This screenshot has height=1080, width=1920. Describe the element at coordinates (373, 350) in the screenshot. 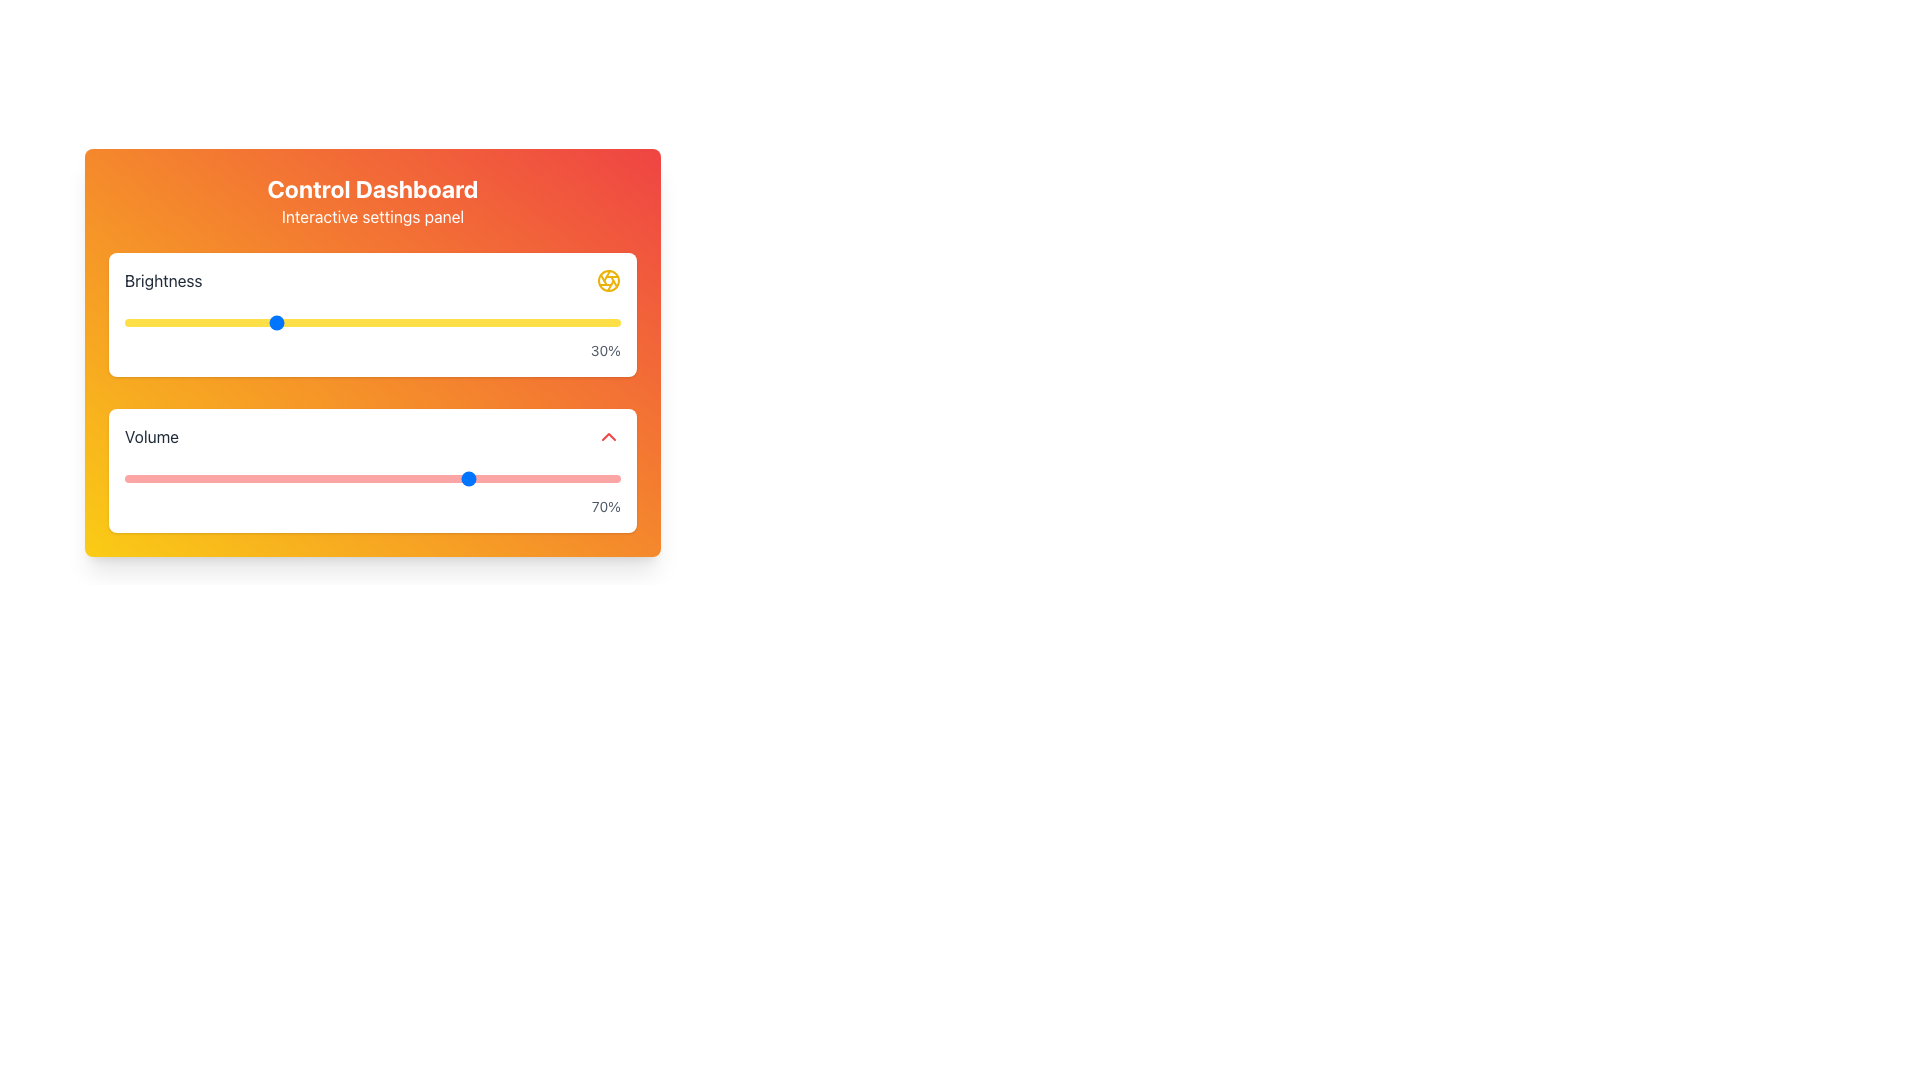

I see `the text label displaying '30%' which is styled in a smaller font size, aligned to the right, and located below the brightness slider in the brightness settings card` at that location.